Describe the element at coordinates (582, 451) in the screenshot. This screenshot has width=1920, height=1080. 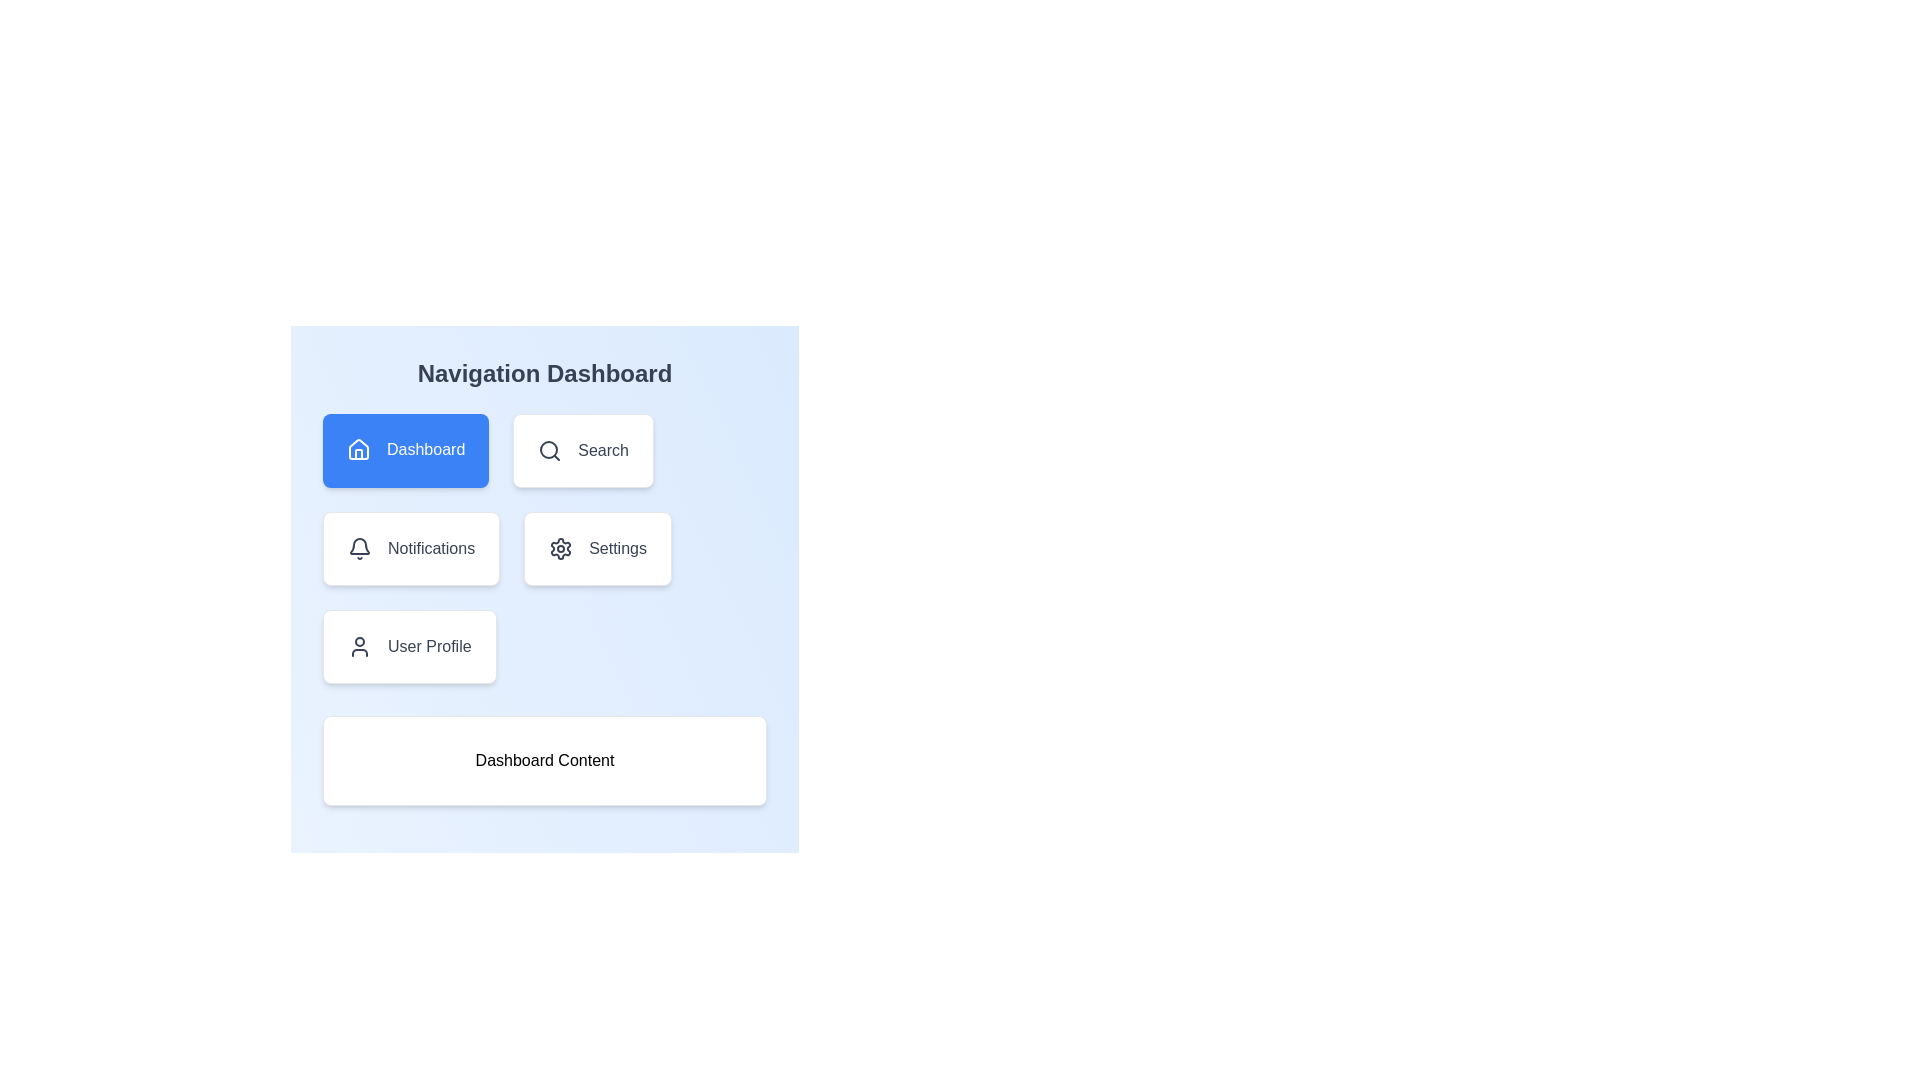
I see `the 'Search' menu item located in the top row of the main menu, to the right of the 'Dashboard' button` at that location.